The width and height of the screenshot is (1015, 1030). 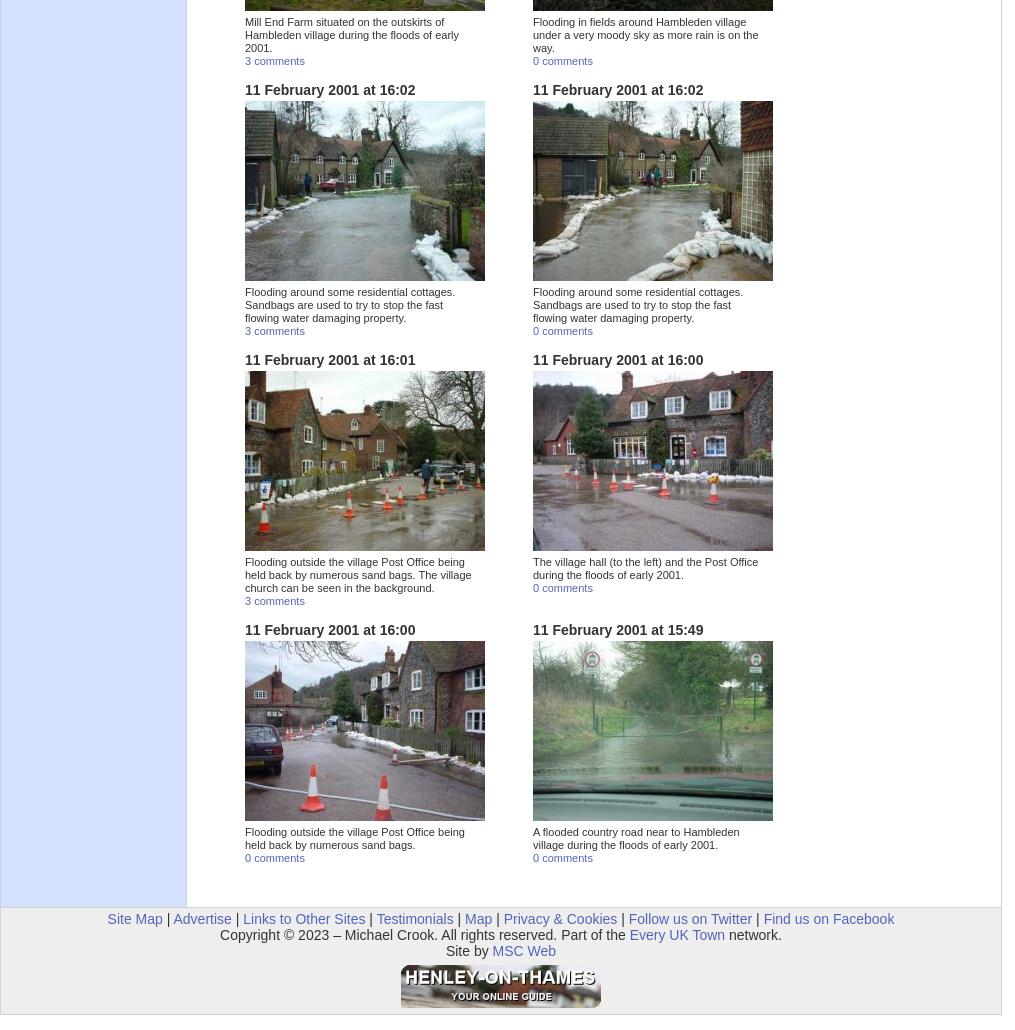 What do you see at coordinates (414, 918) in the screenshot?
I see `'Testimonials'` at bounding box center [414, 918].